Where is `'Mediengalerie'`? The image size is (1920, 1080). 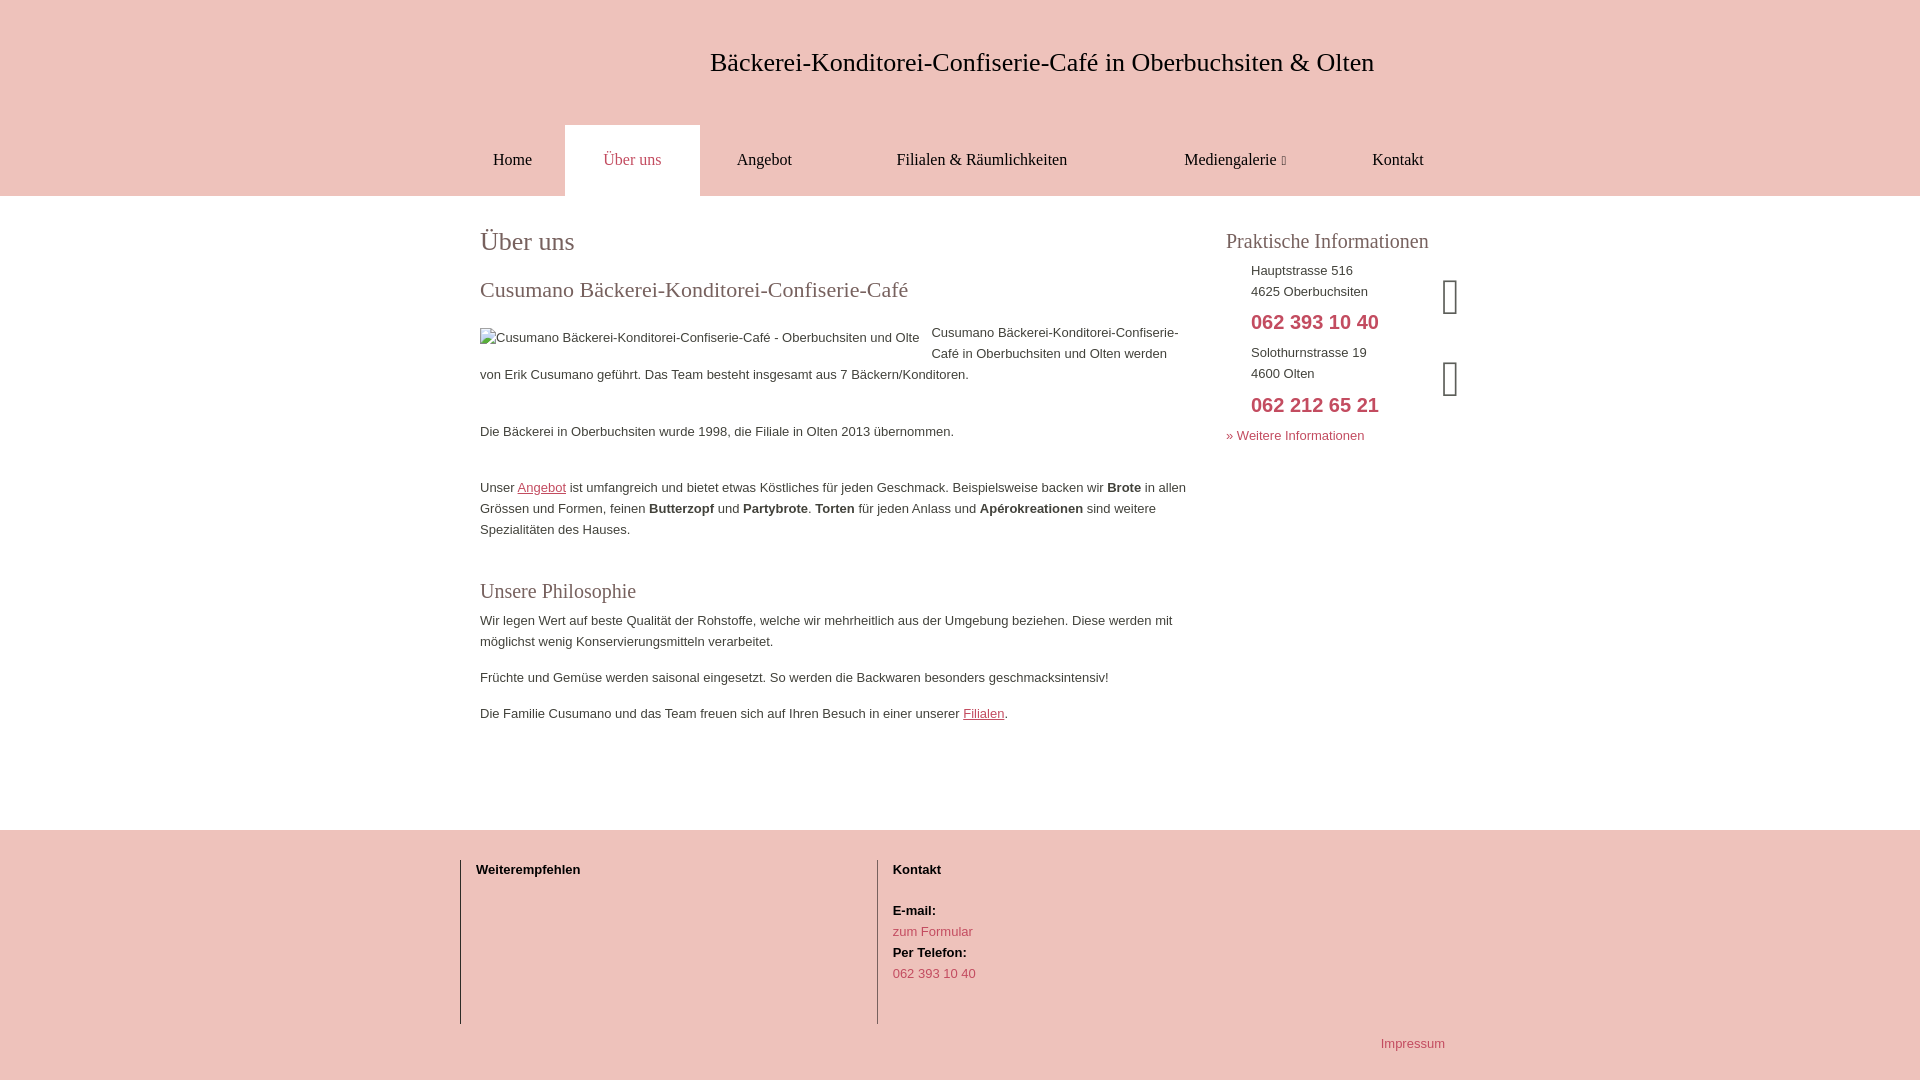 'Mediengalerie' is located at coordinates (1134, 159).